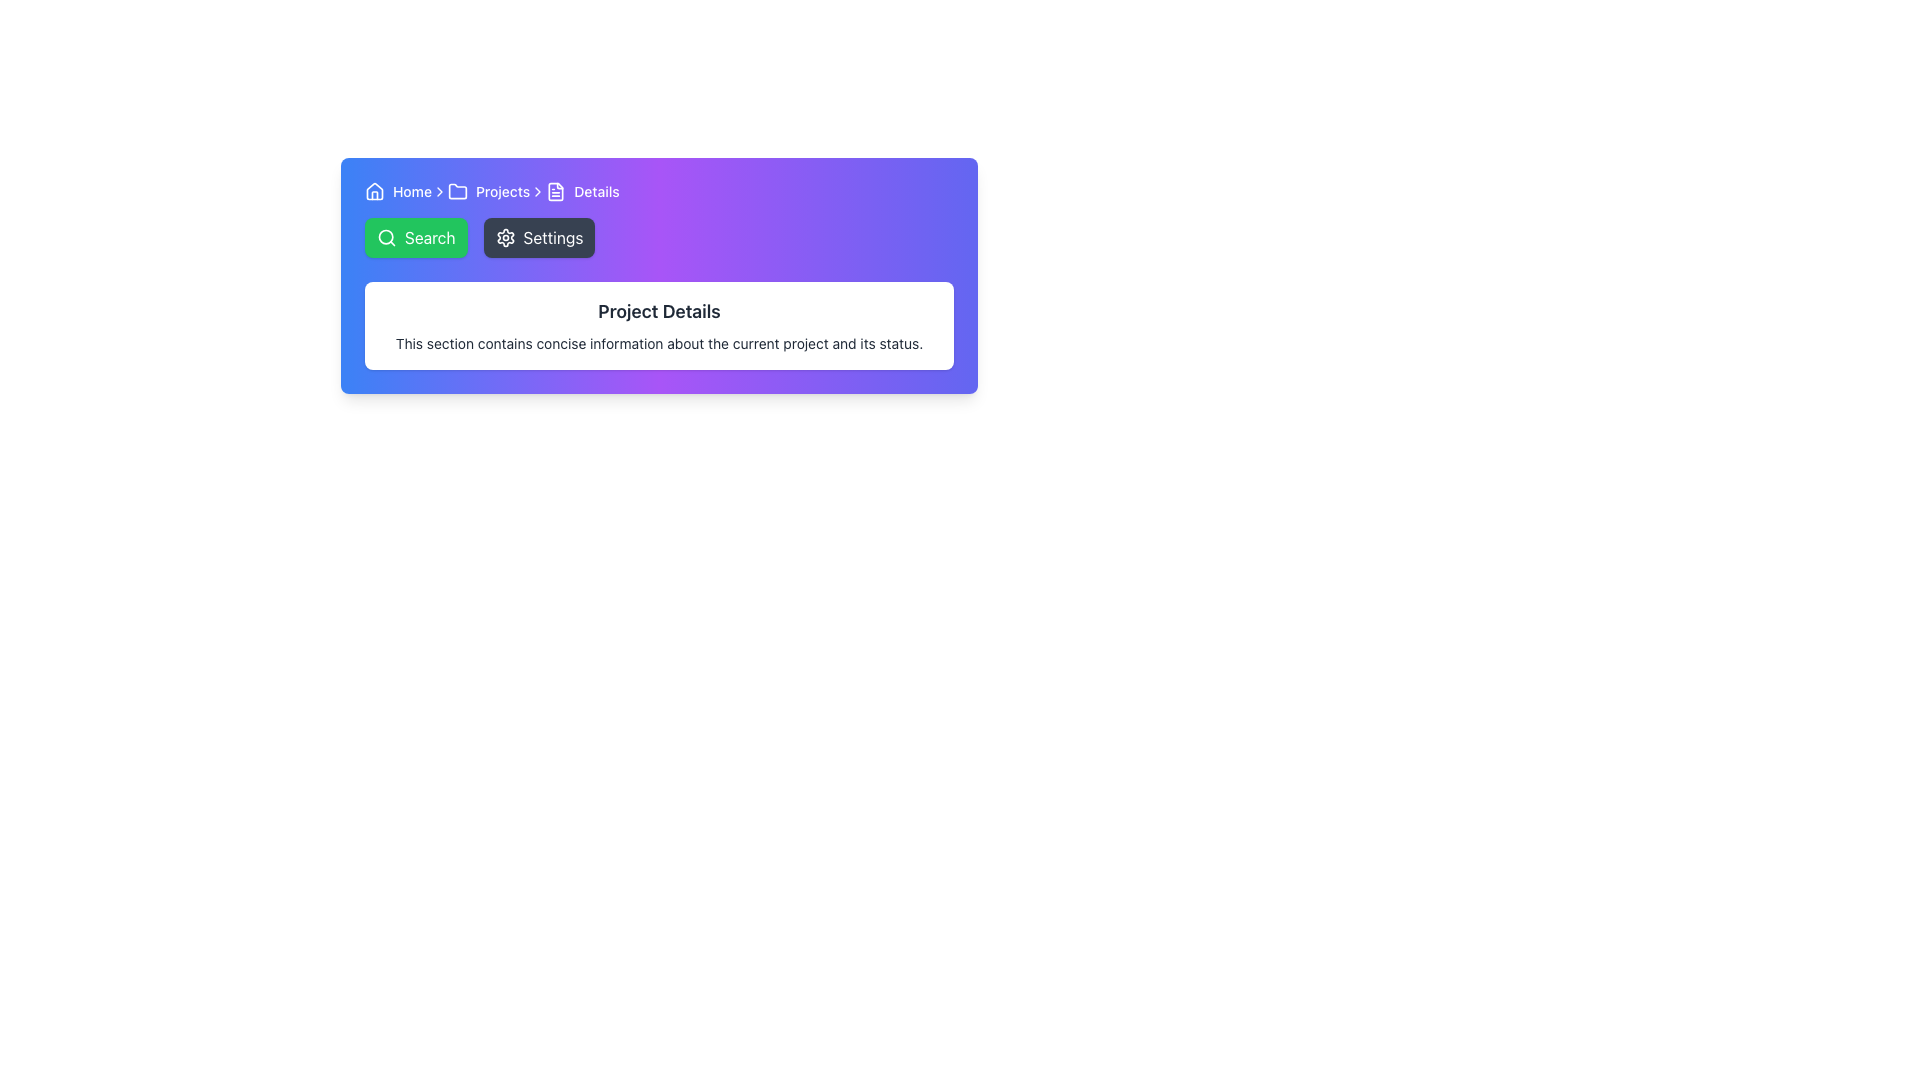  I want to click on properties of the SVG Circle element, which is part of the magnifying glass icon located next to the 'Settings' button, so click(386, 236).